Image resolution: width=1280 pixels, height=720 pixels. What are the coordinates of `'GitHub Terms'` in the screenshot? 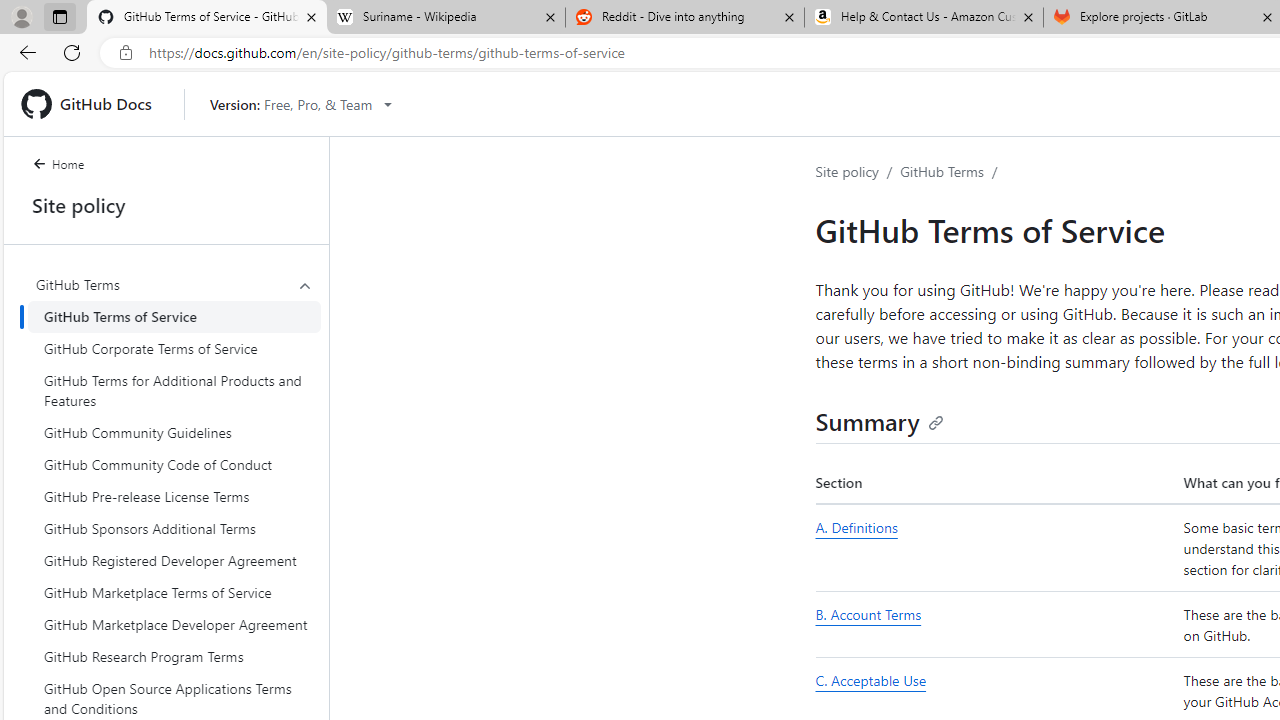 It's located at (941, 170).